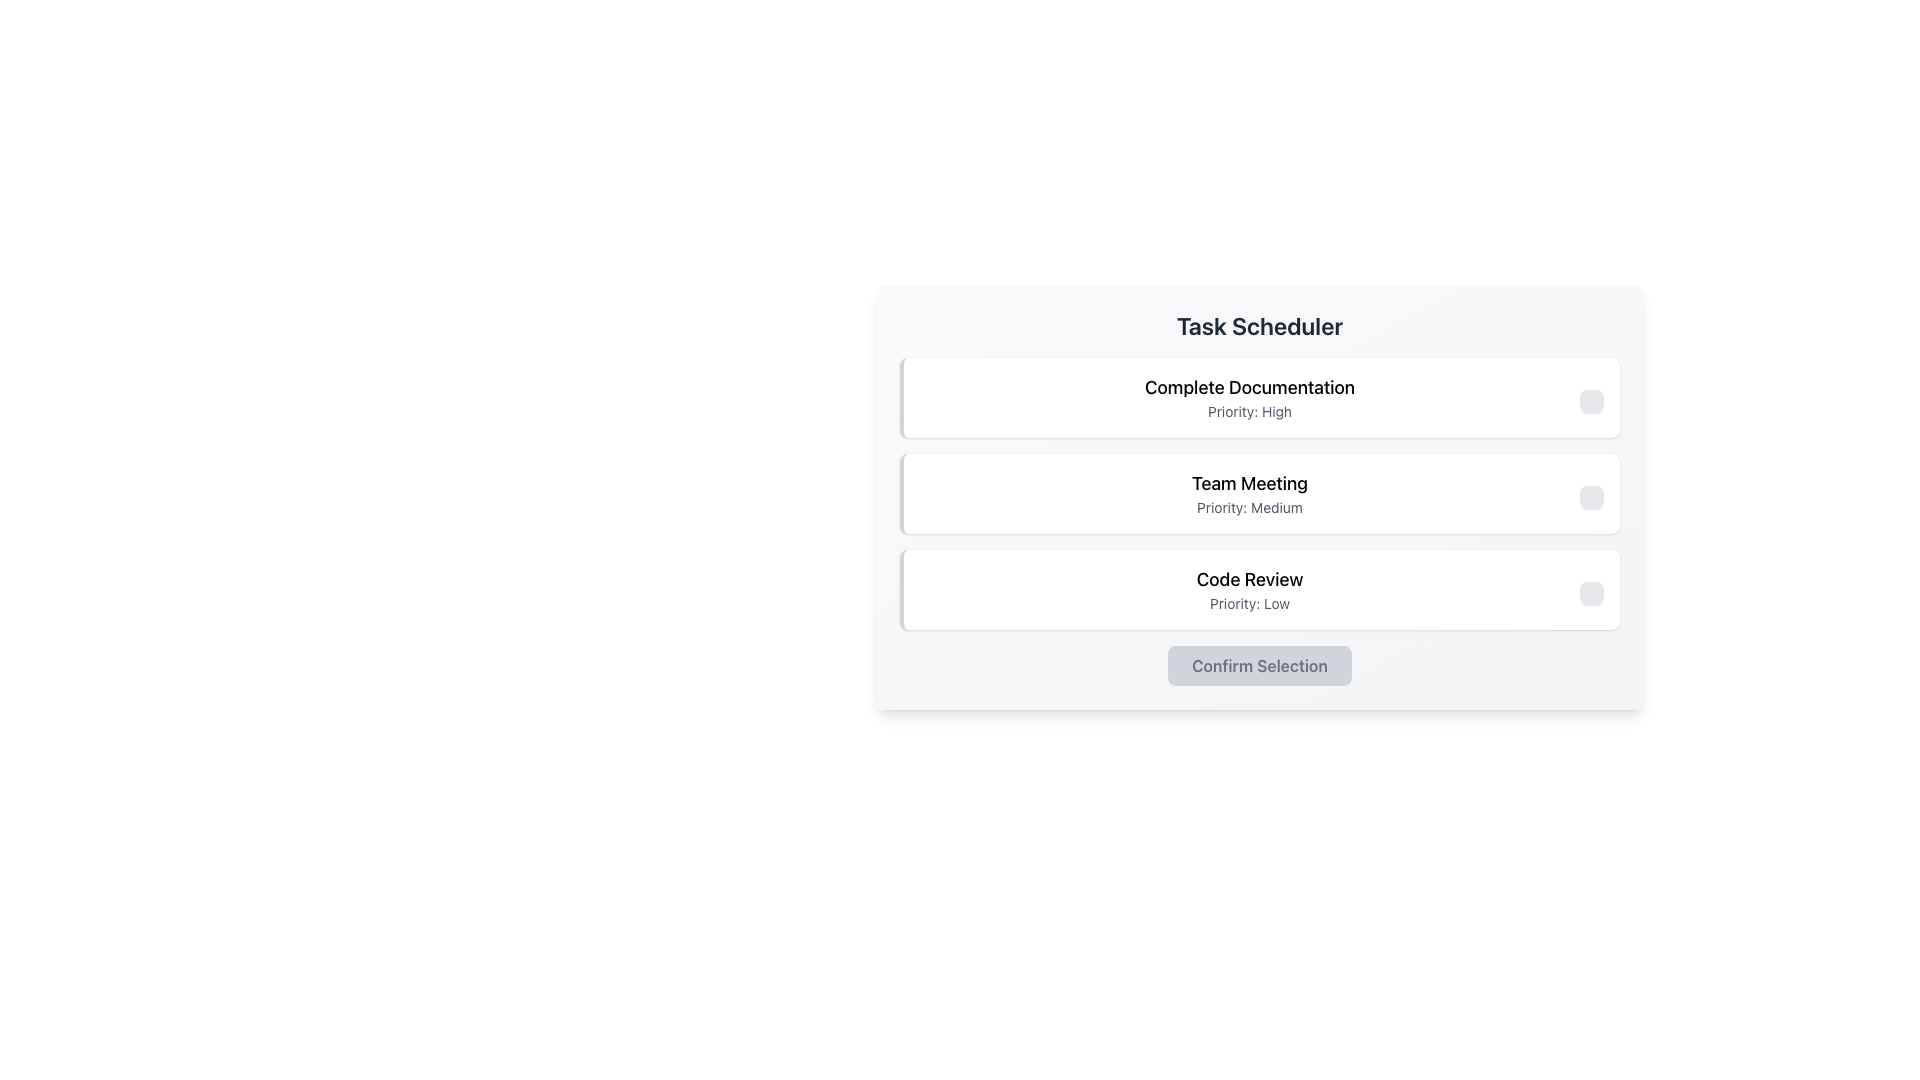  Describe the element at coordinates (1258, 589) in the screenshot. I see `to select the task card titled 'Code Review' with 'Low' priority, located in the 'Task Scheduler' section` at that location.